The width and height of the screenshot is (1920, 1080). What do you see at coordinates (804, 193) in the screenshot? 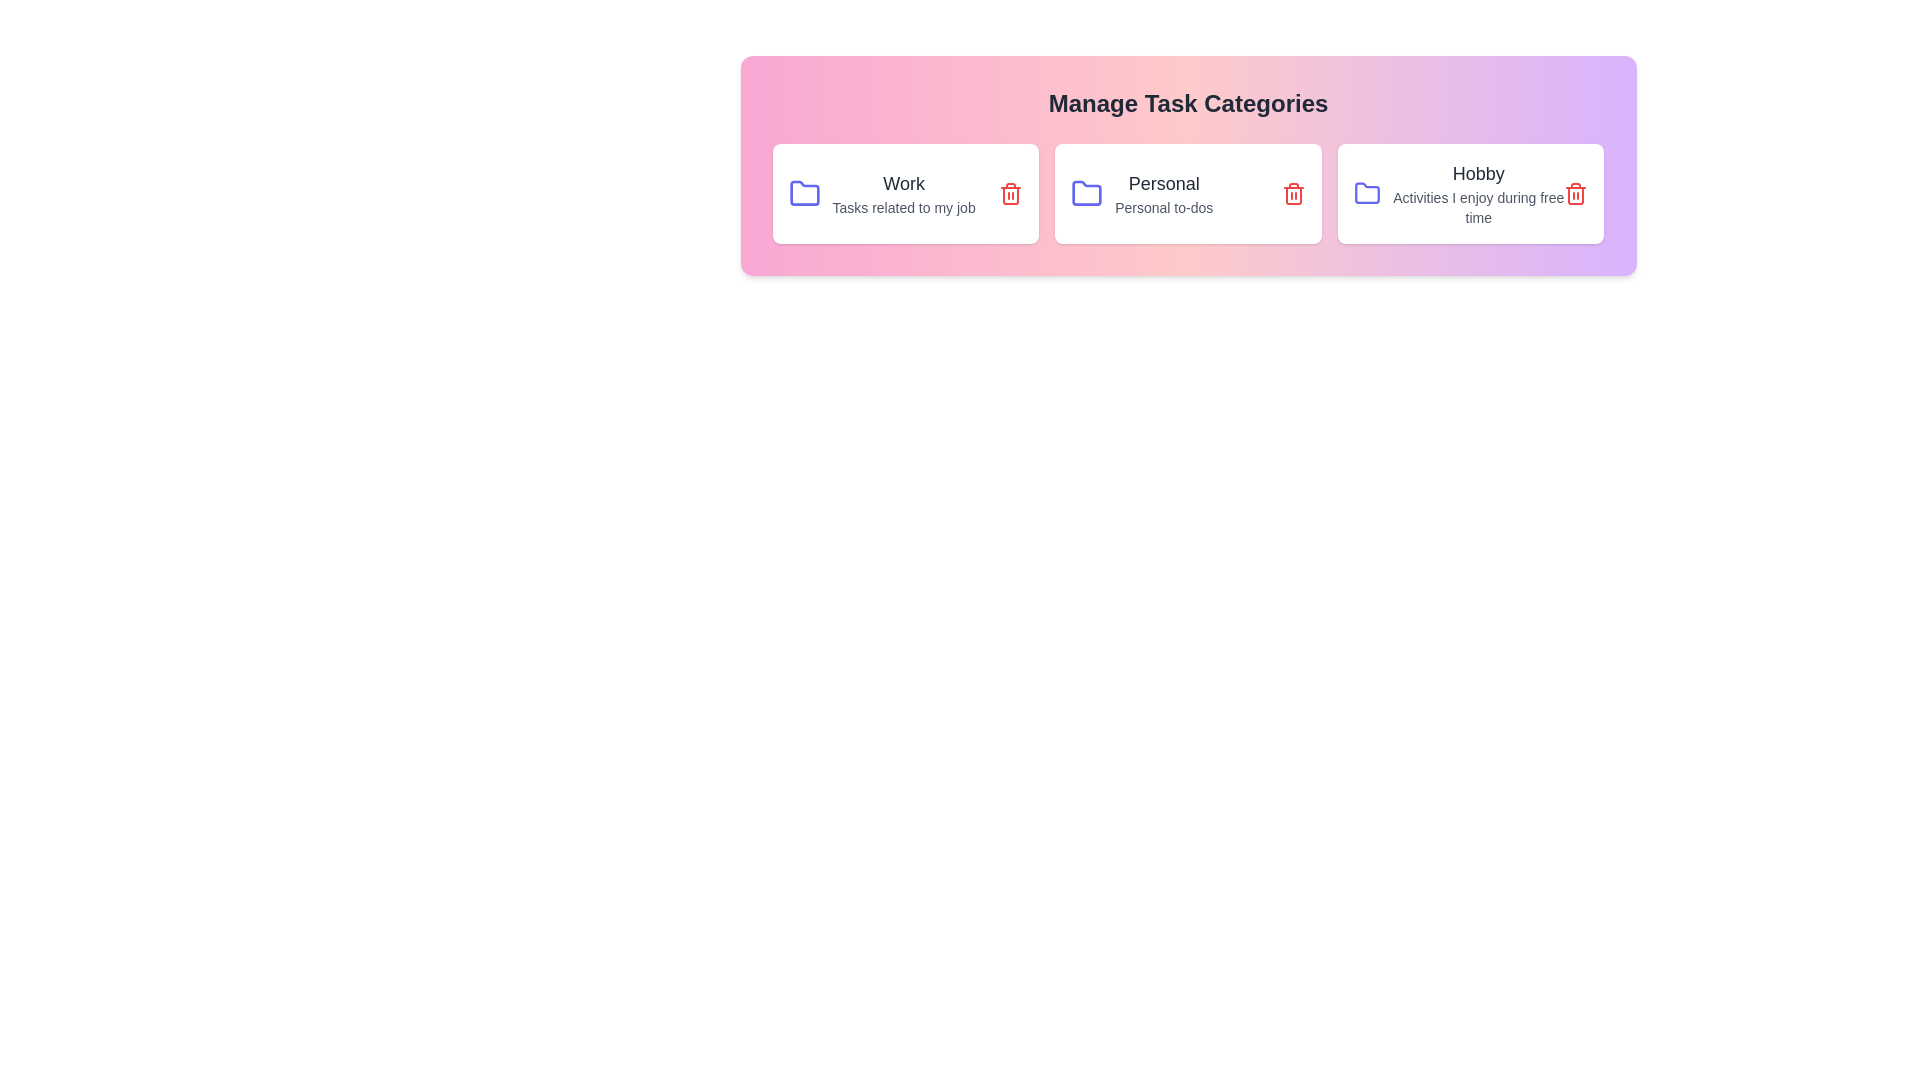
I see `the folder icon associated with the category Work` at bounding box center [804, 193].